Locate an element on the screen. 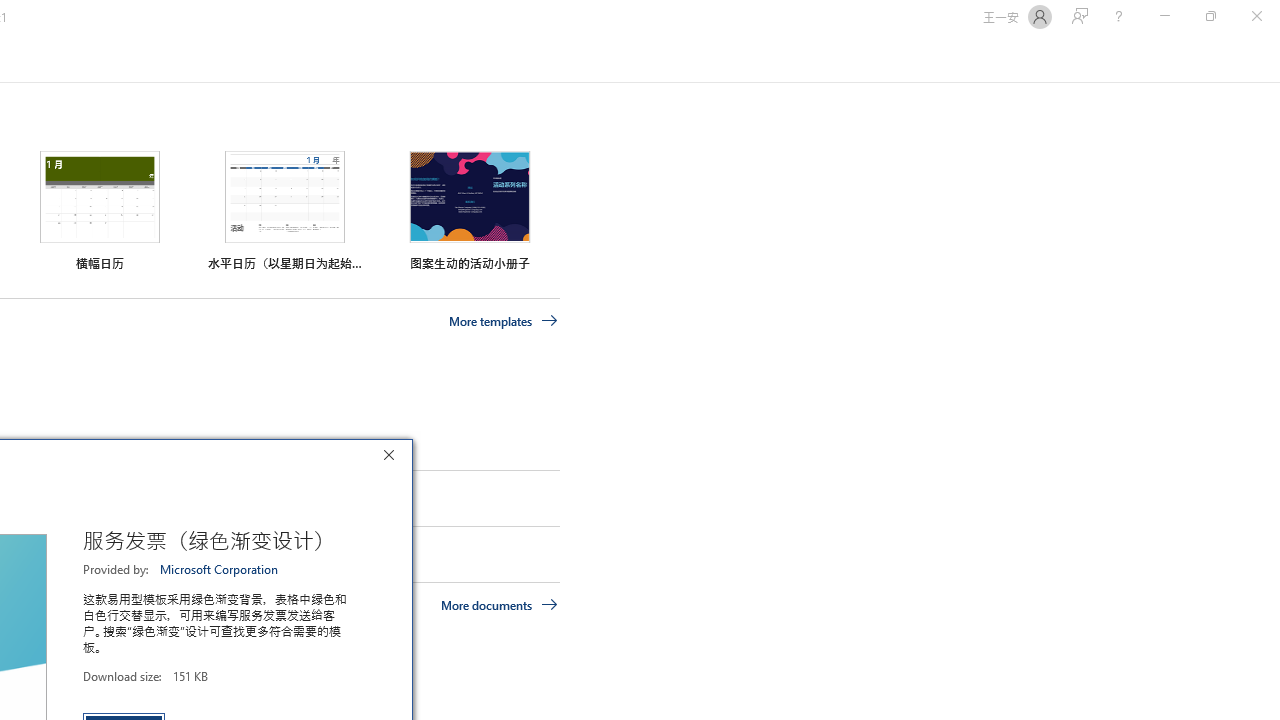  'More documents' is located at coordinates (499, 603).